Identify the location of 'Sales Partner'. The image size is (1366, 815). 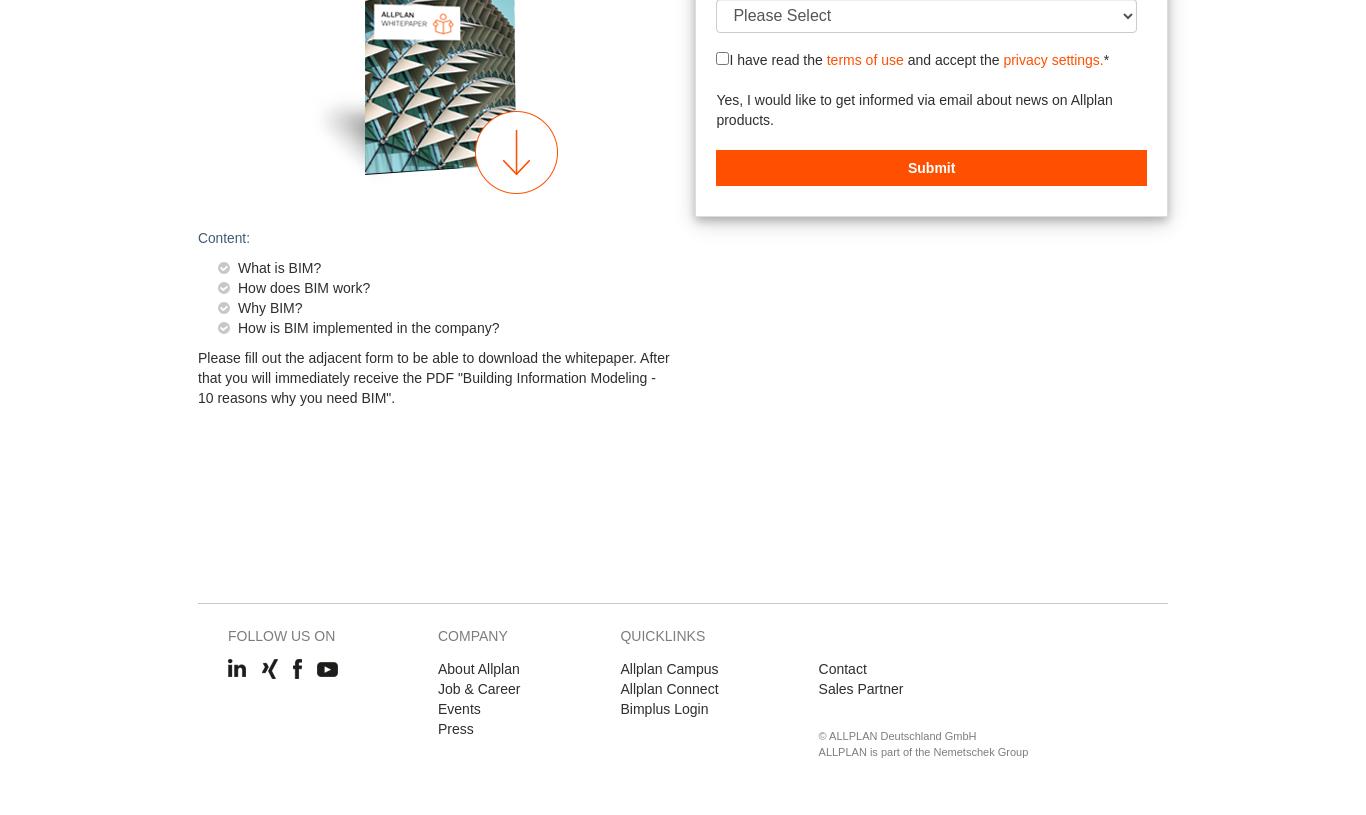
(859, 689).